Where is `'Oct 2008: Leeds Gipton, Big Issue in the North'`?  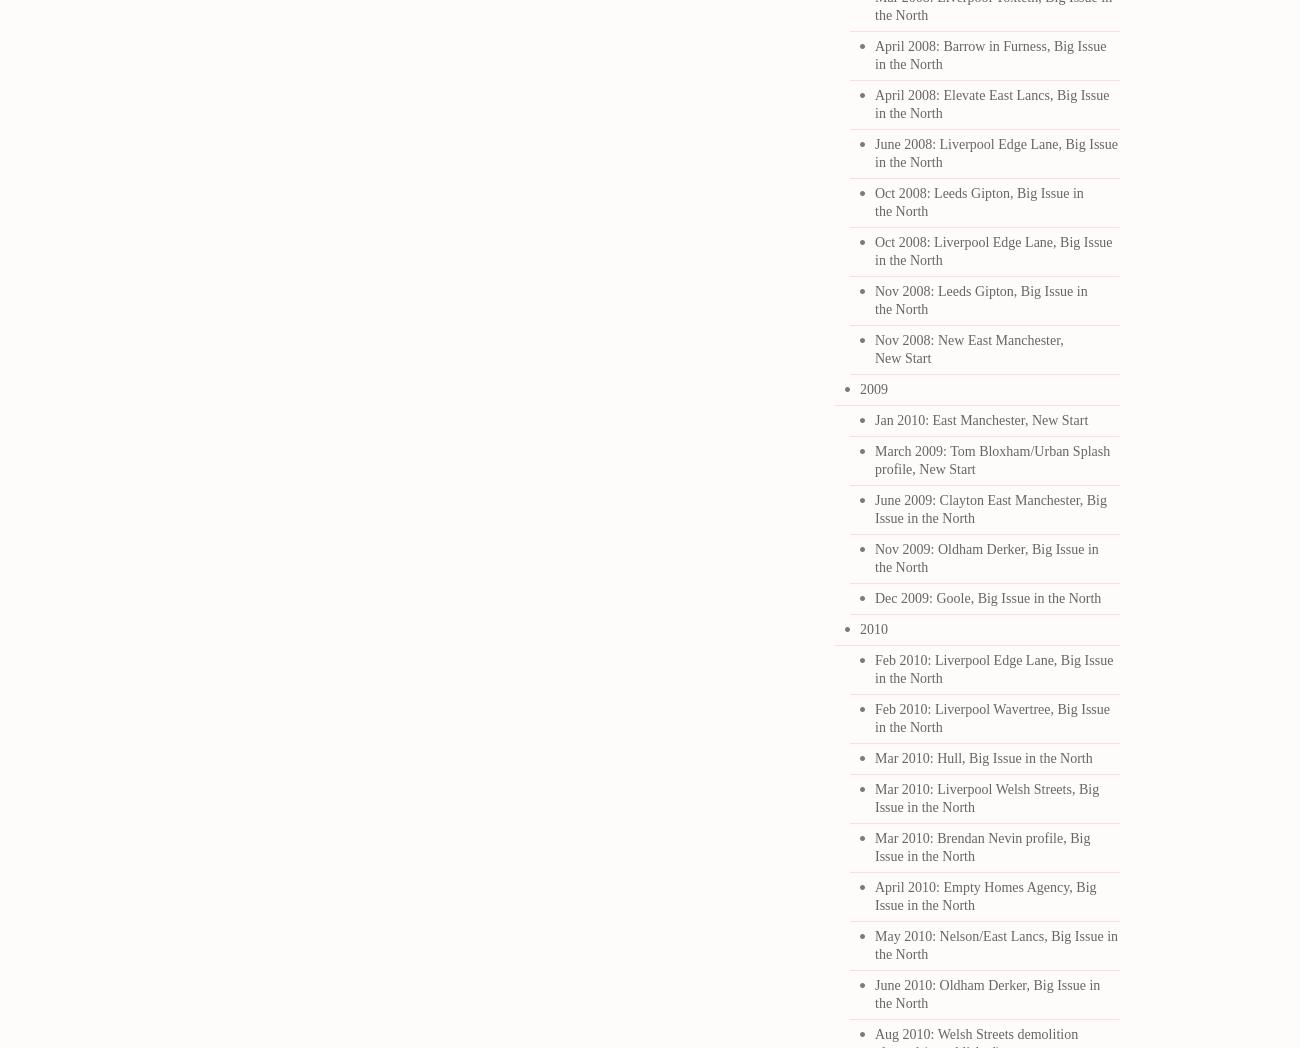
'Oct 2008: Leeds Gipton, Big Issue in the North' is located at coordinates (978, 201).